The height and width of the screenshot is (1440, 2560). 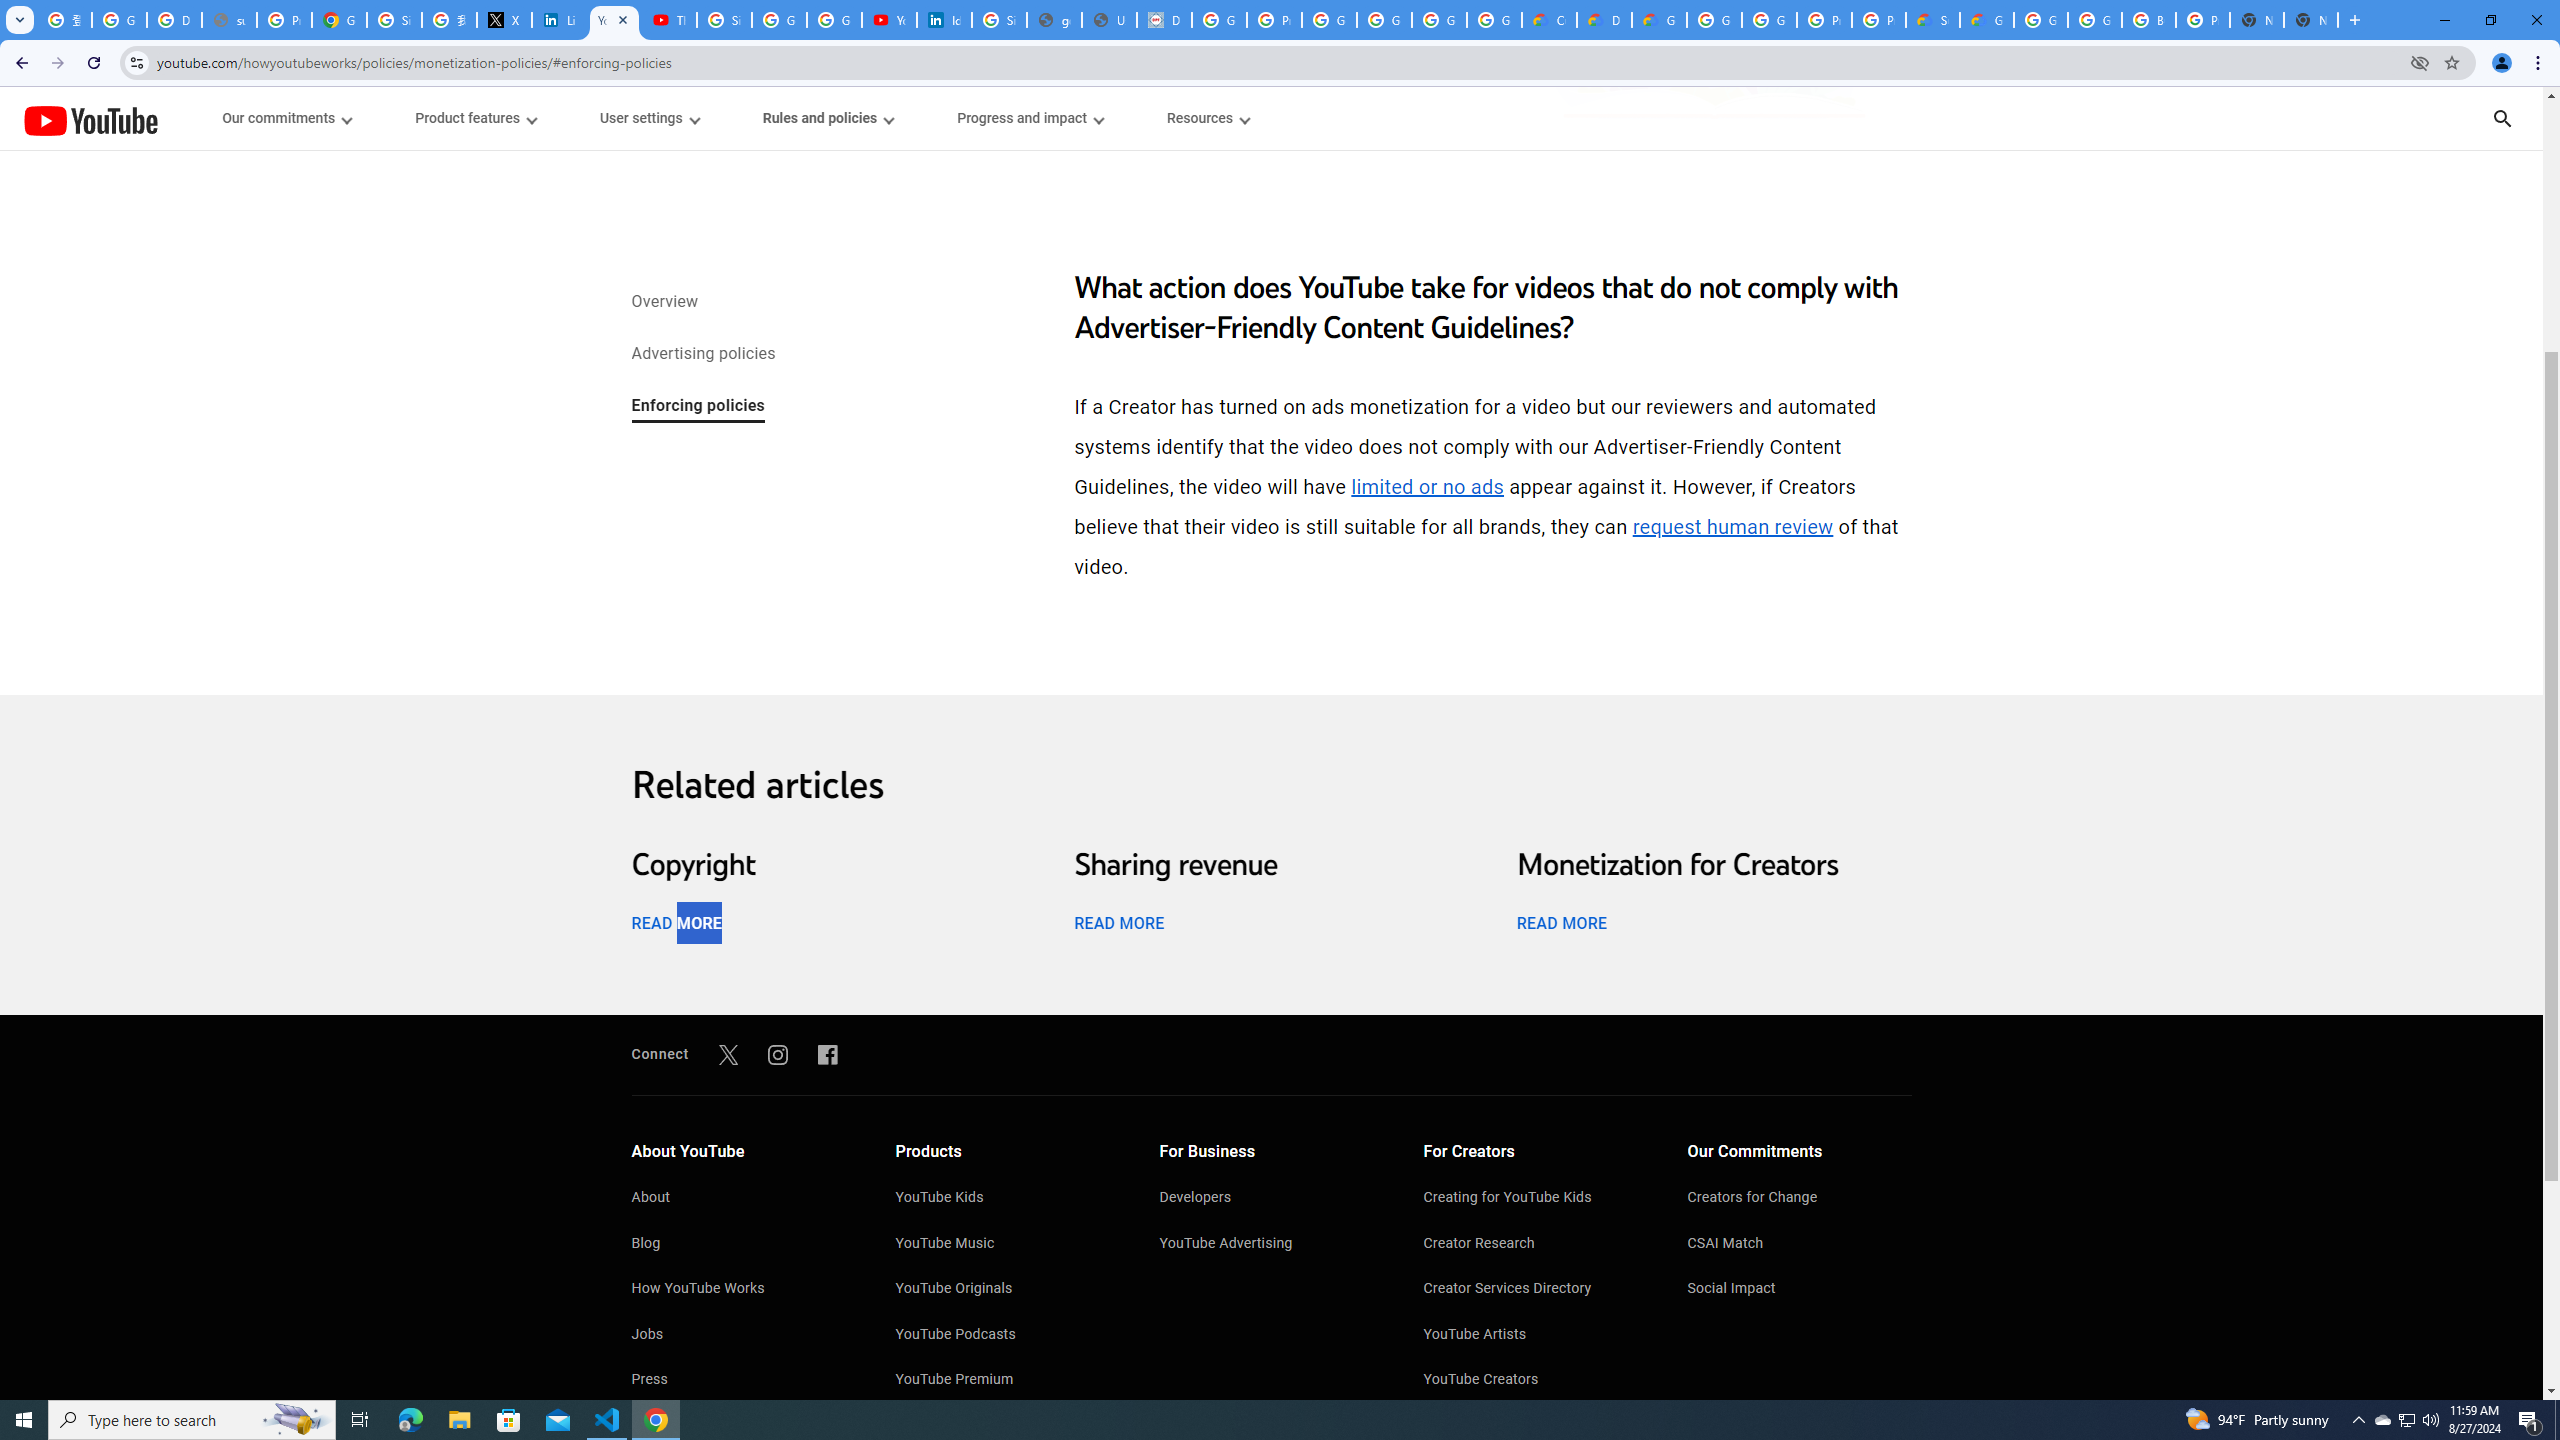 What do you see at coordinates (1712, 19) in the screenshot?
I see `'Google Cloud Platform'` at bounding box center [1712, 19].